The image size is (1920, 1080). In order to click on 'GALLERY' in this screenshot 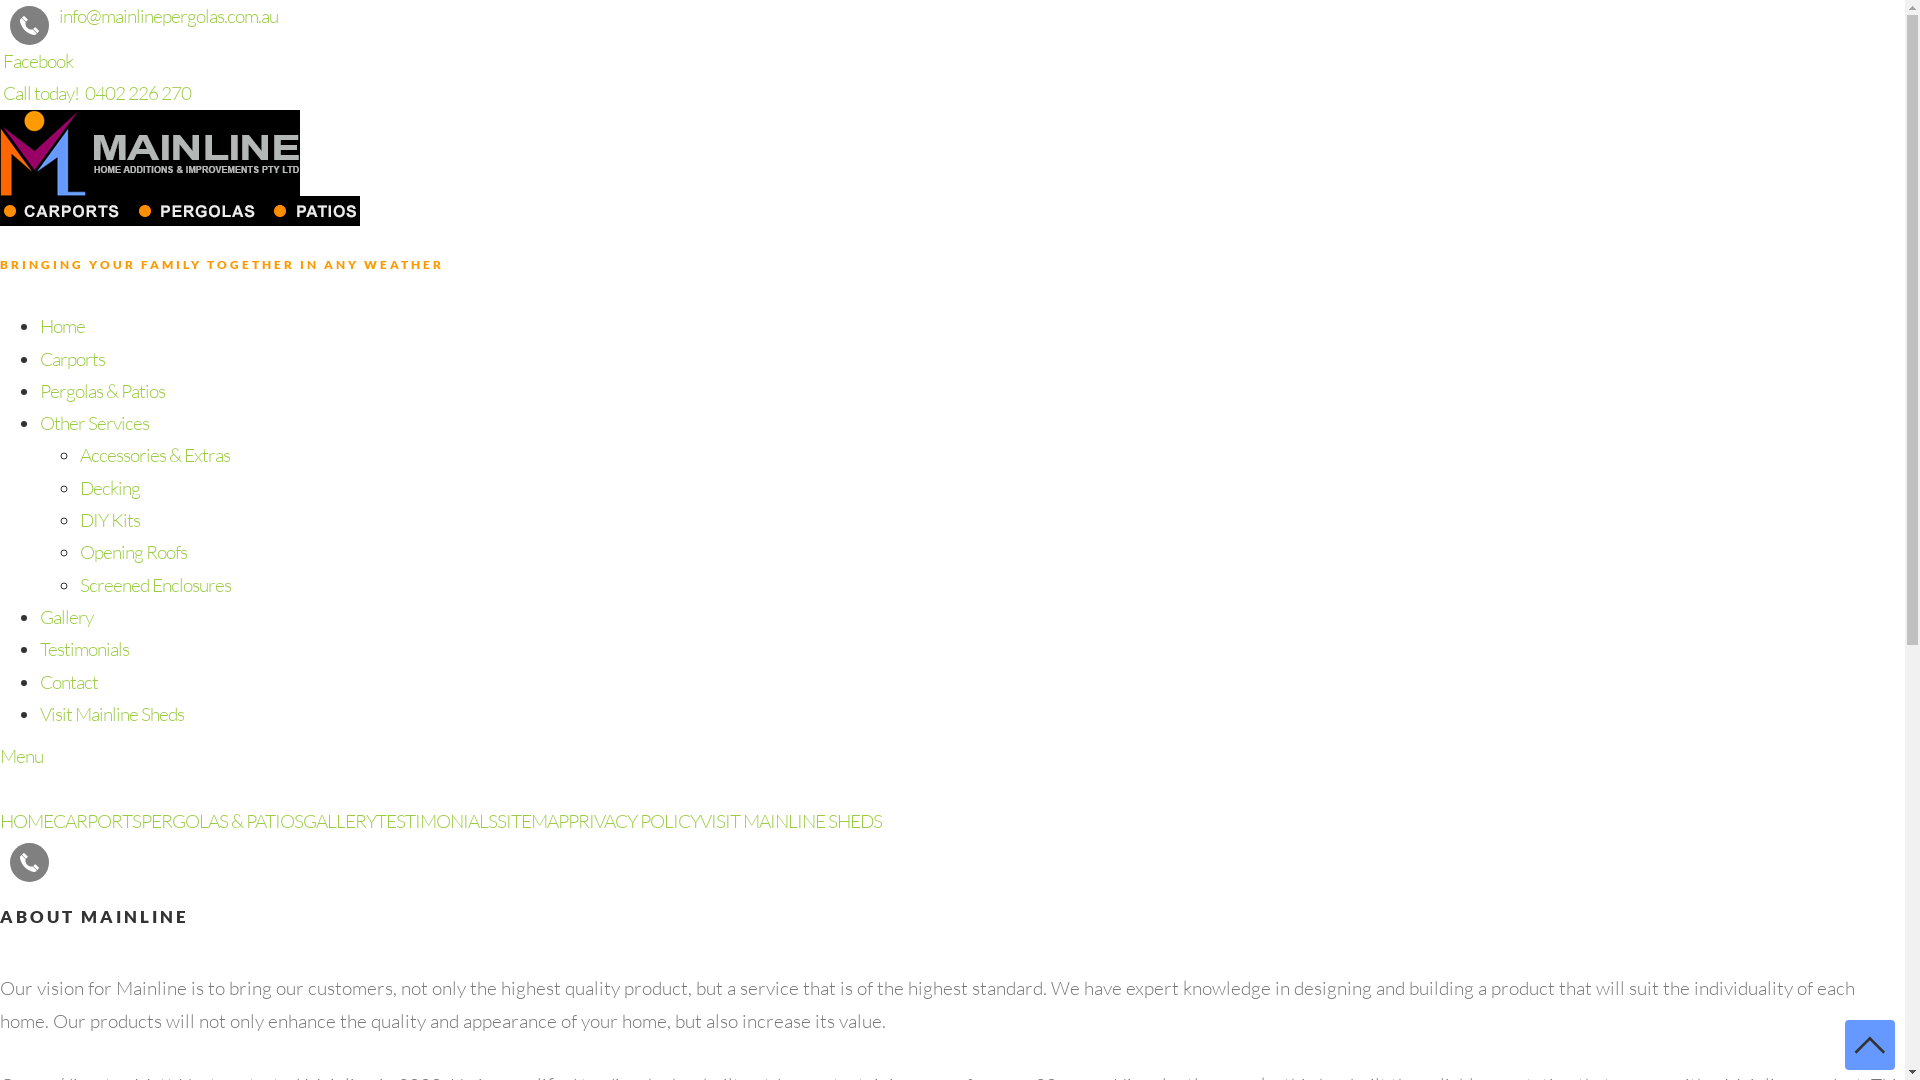, I will do `click(339, 821)`.